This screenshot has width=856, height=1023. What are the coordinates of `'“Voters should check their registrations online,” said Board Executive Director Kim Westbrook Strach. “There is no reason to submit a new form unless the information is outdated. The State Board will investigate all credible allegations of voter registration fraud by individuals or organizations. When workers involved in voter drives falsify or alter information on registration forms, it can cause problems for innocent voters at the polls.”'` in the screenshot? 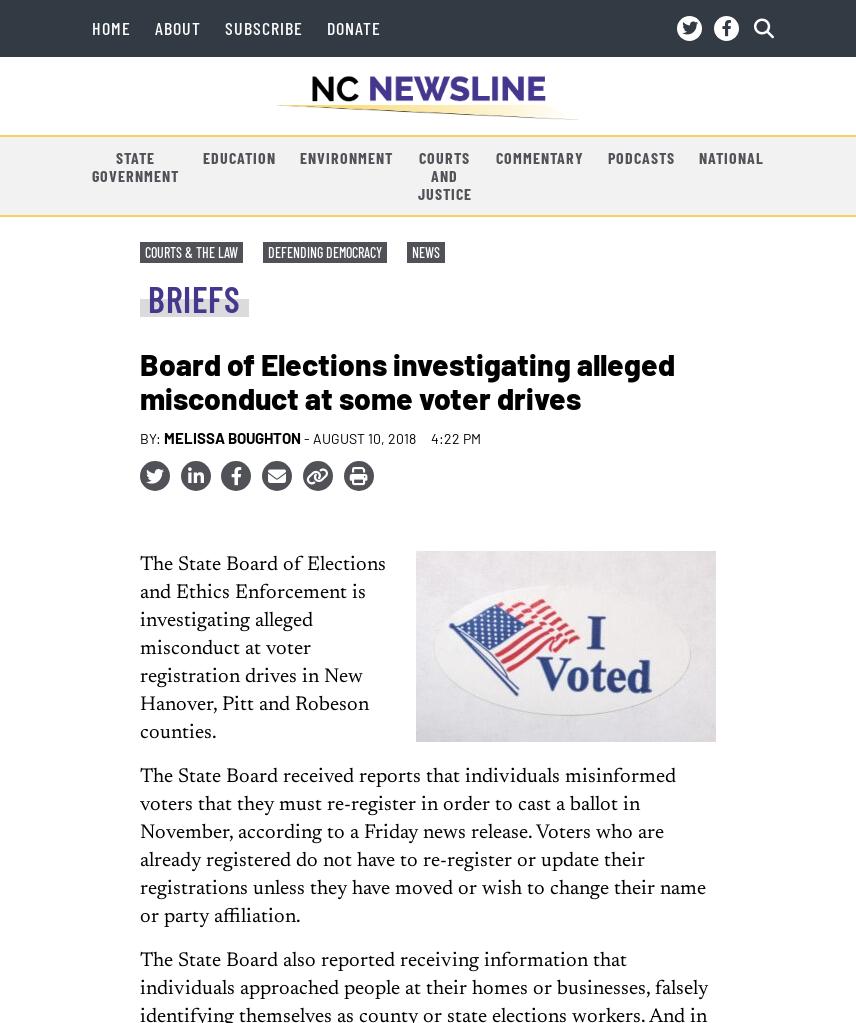 It's located at (418, 176).